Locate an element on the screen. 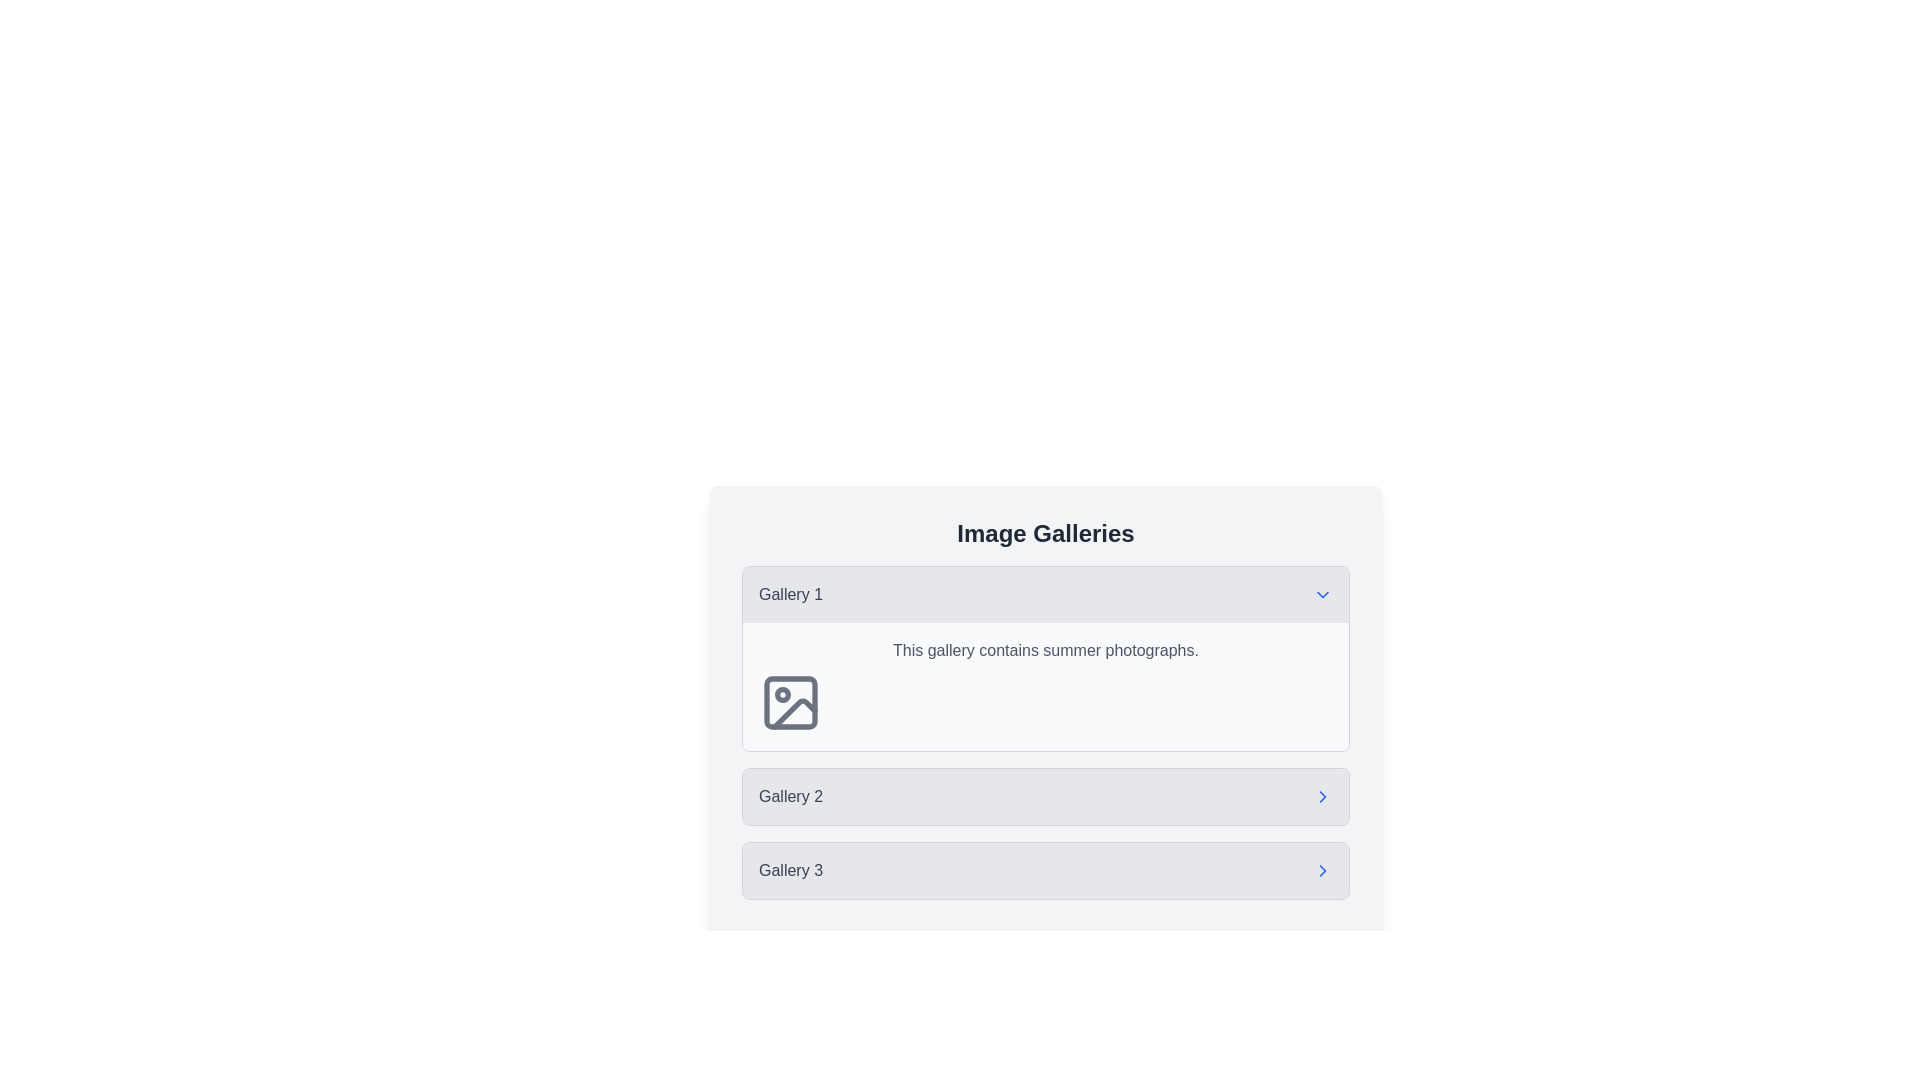 The width and height of the screenshot is (1920, 1080). the interactive item that navigates to or expands details about 'Gallery 3', located at the bottom of the 'Image Galleries' section as the third item in the list is located at coordinates (1045, 870).